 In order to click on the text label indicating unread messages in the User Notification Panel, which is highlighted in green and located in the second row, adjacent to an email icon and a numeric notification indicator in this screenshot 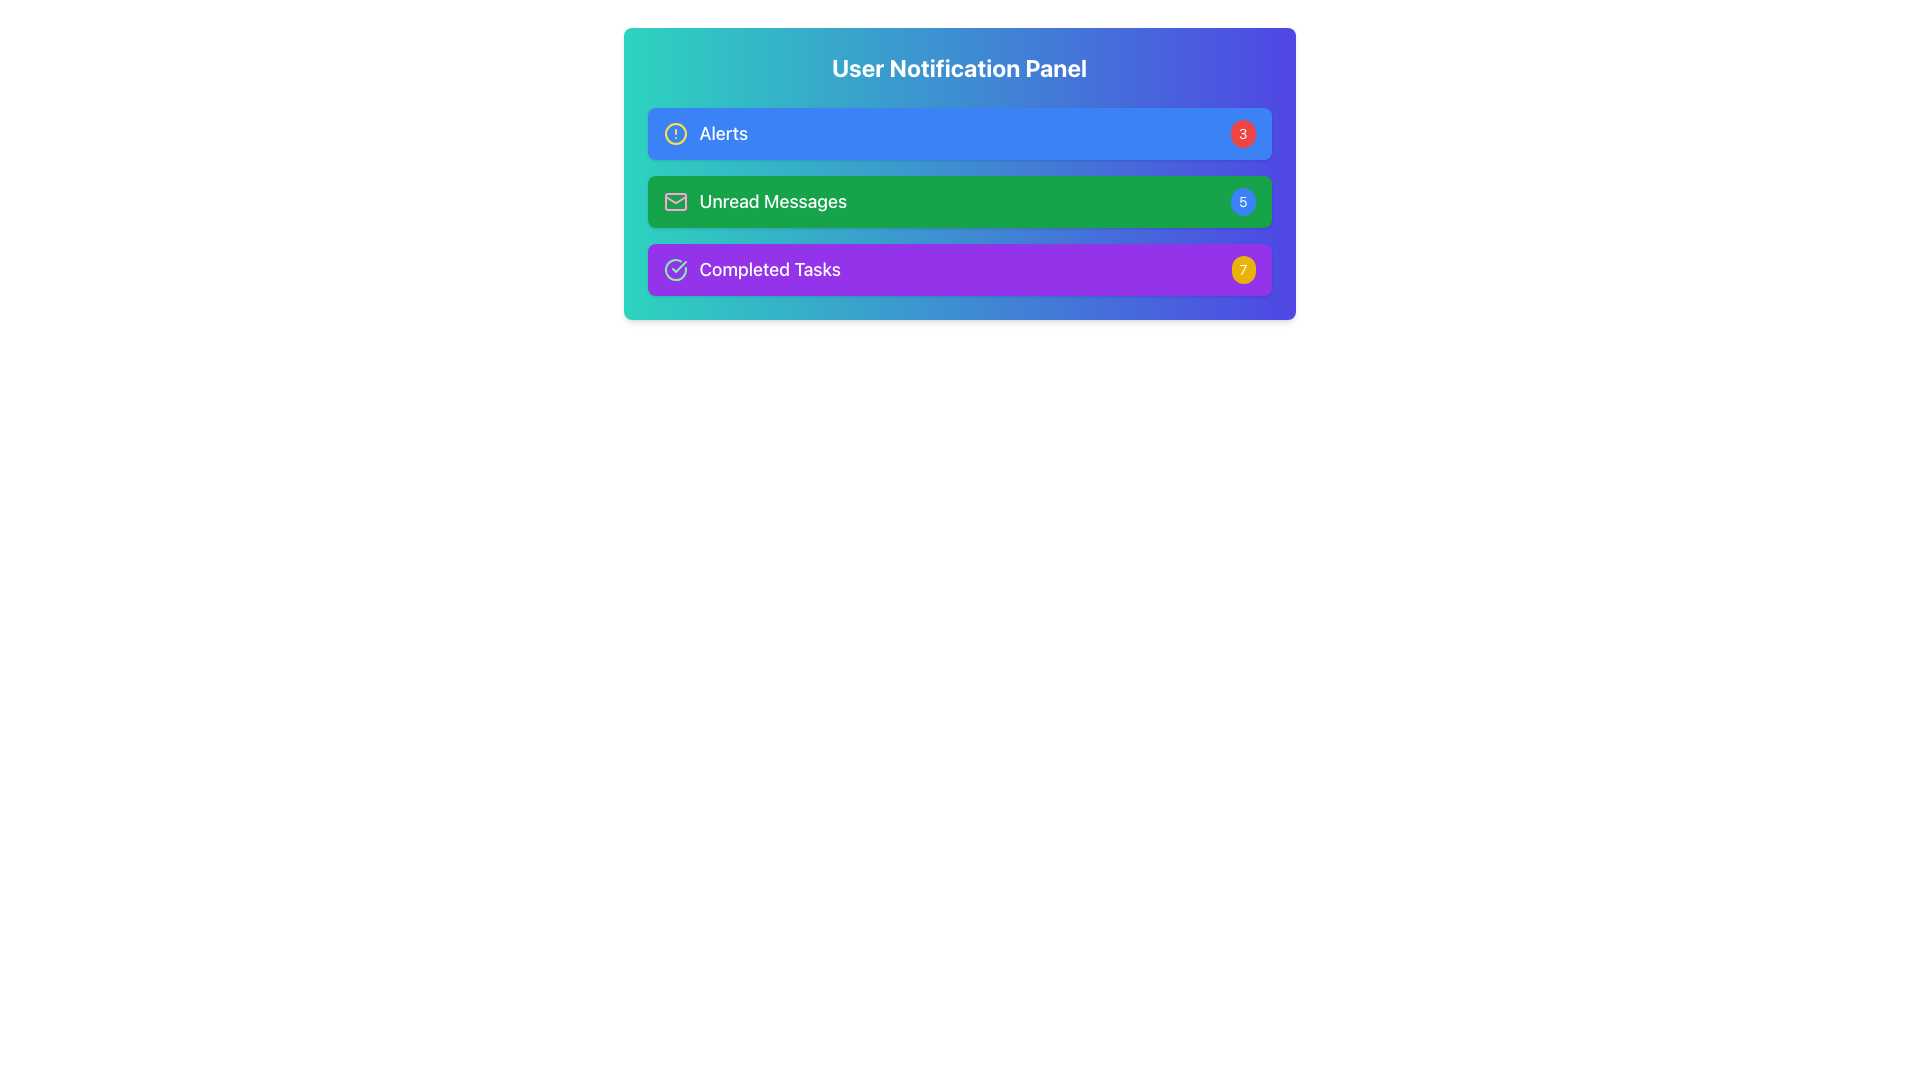, I will do `click(772, 201)`.